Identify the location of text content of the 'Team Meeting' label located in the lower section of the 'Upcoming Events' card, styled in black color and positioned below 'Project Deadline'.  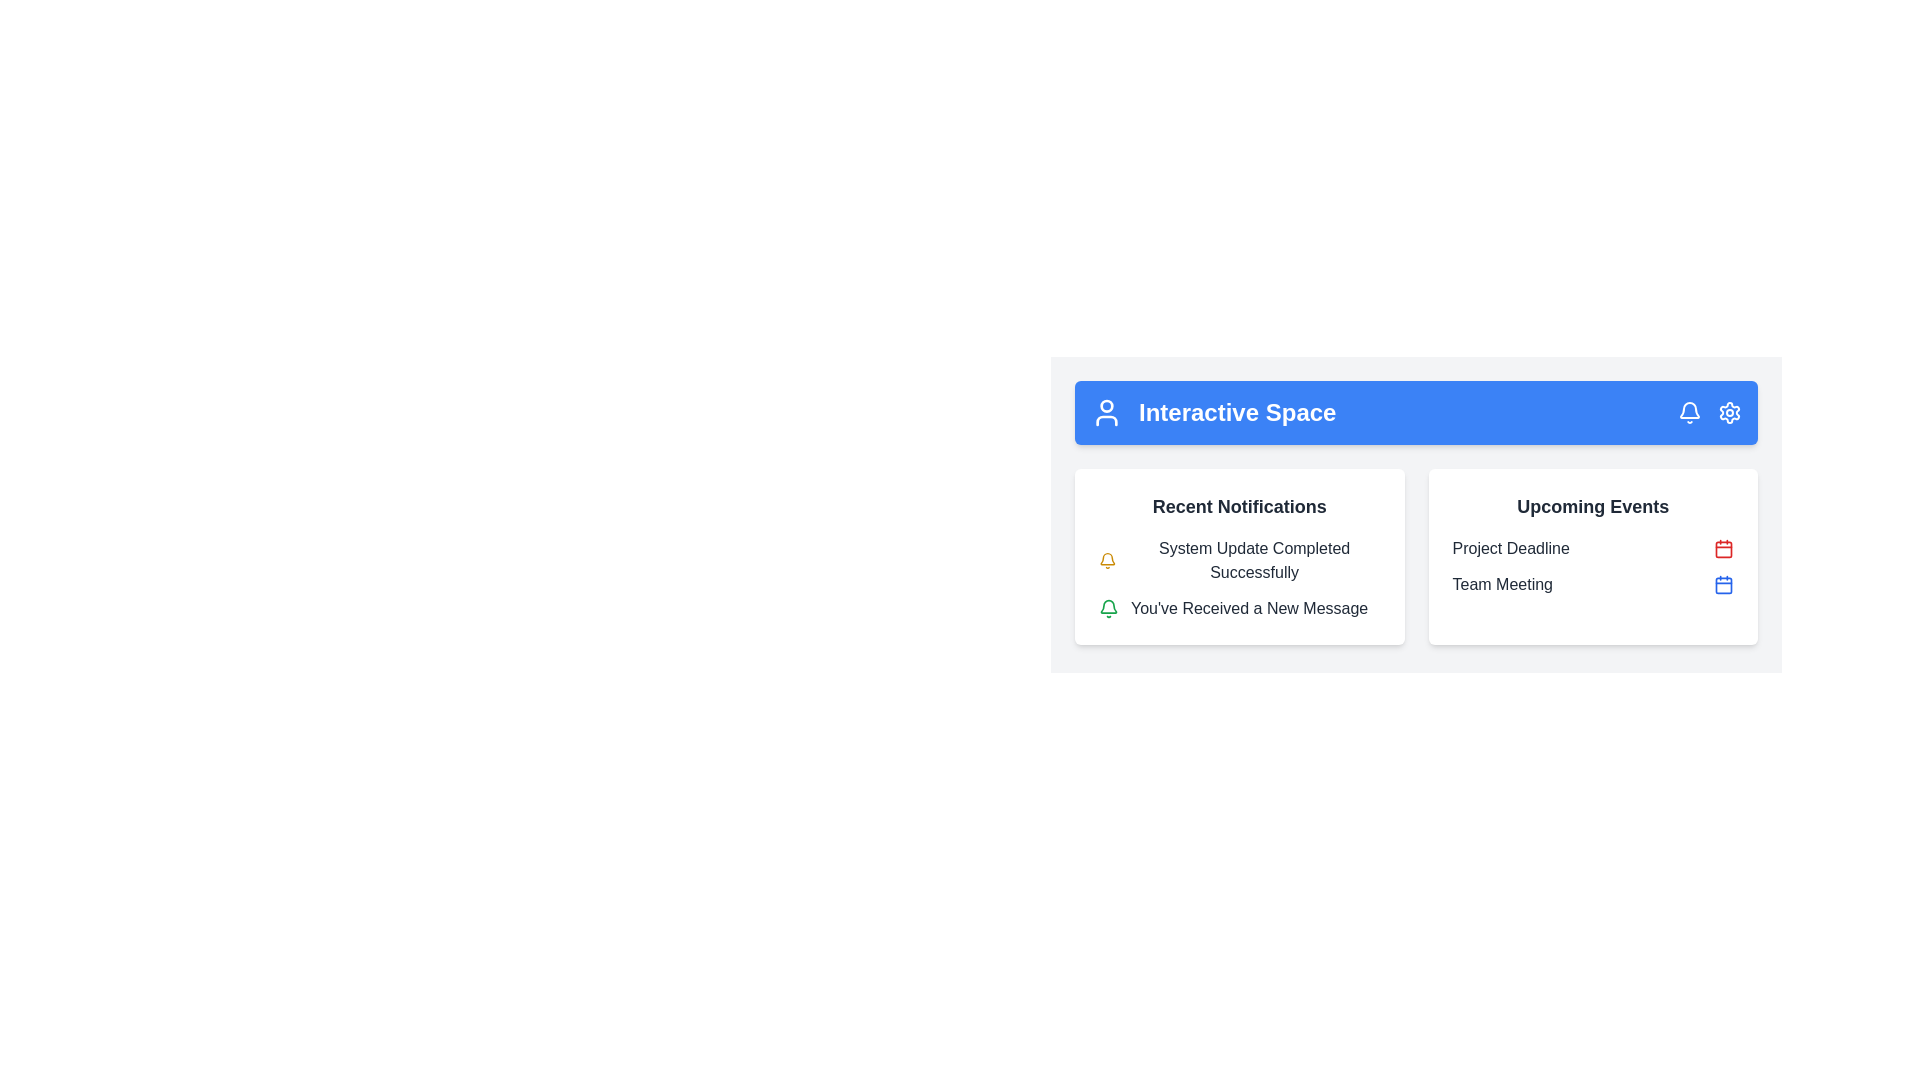
(1502, 585).